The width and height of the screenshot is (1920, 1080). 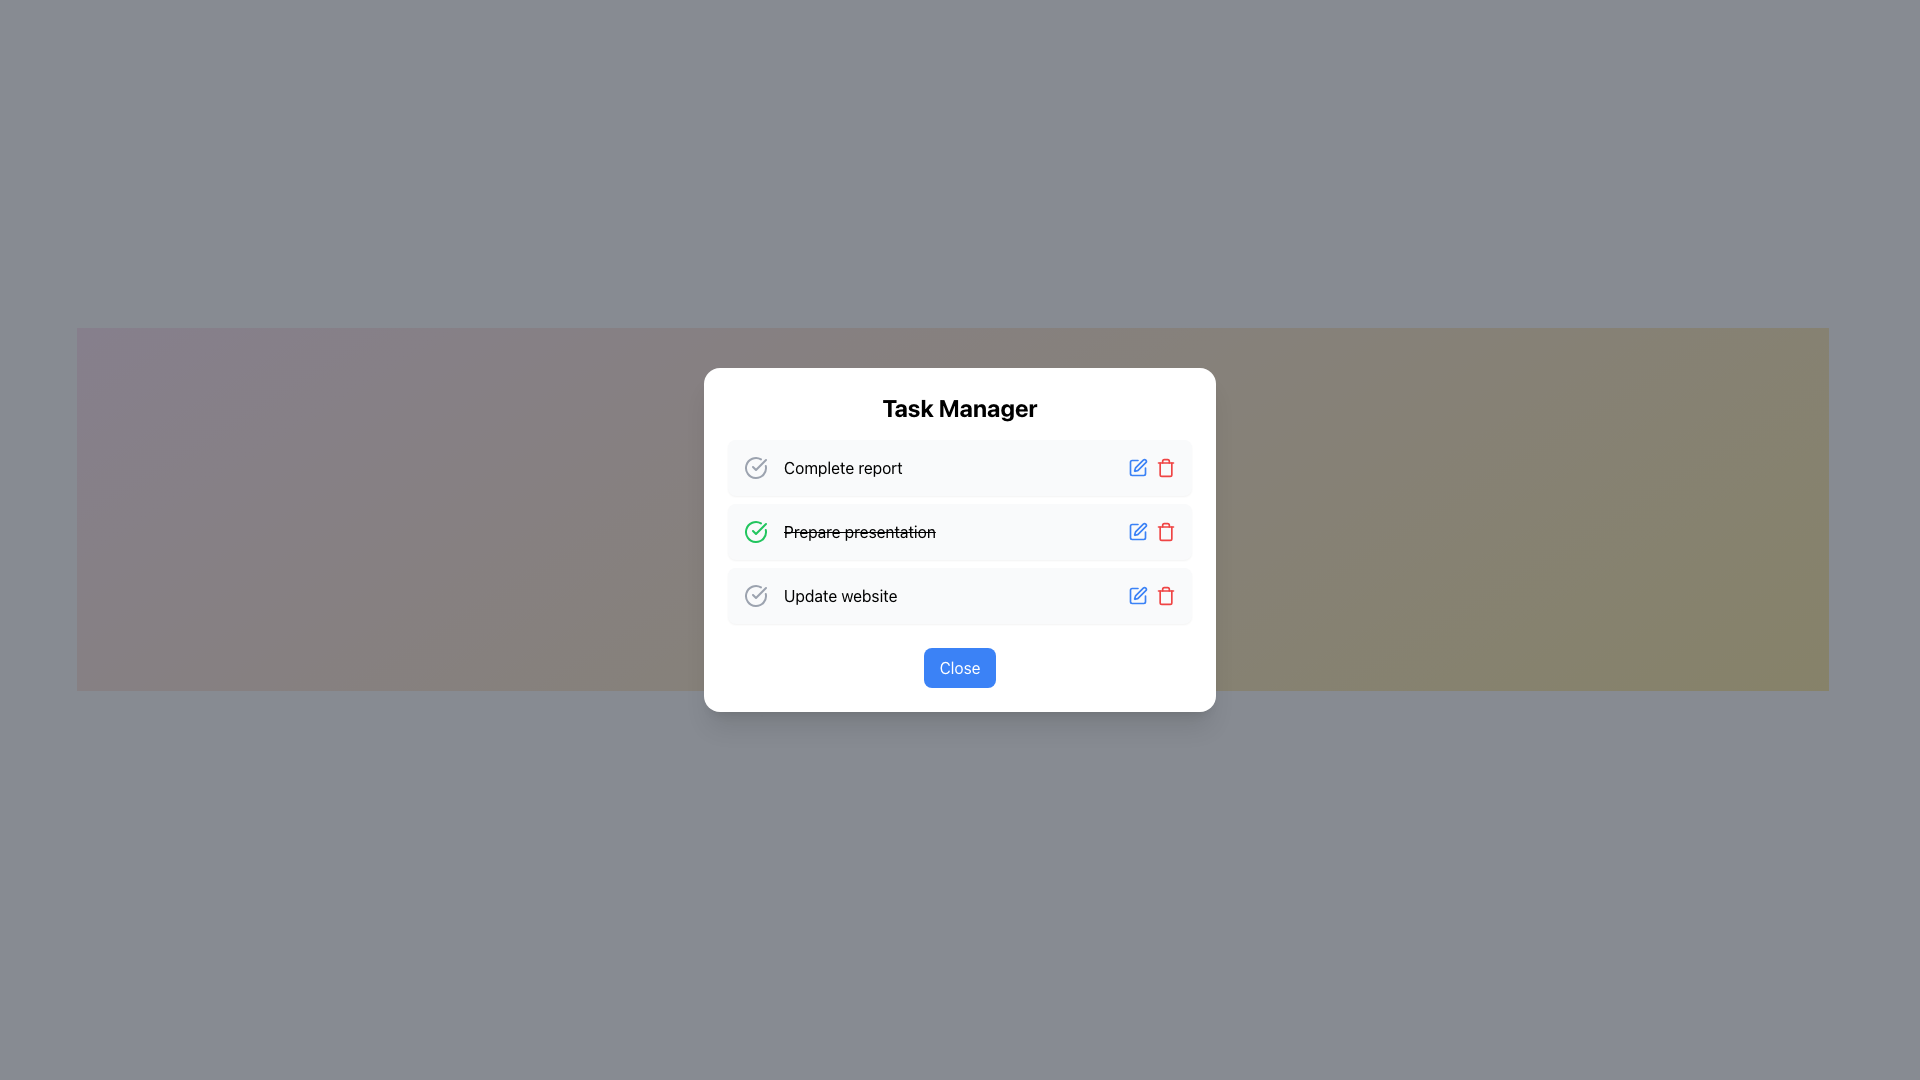 What do you see at coordinates (1166, 467) in the screenshot?
I see `the delete button located on the far-right side of the task row containing the text 'Prepare presentation'` at bounding box center [1166, 467].